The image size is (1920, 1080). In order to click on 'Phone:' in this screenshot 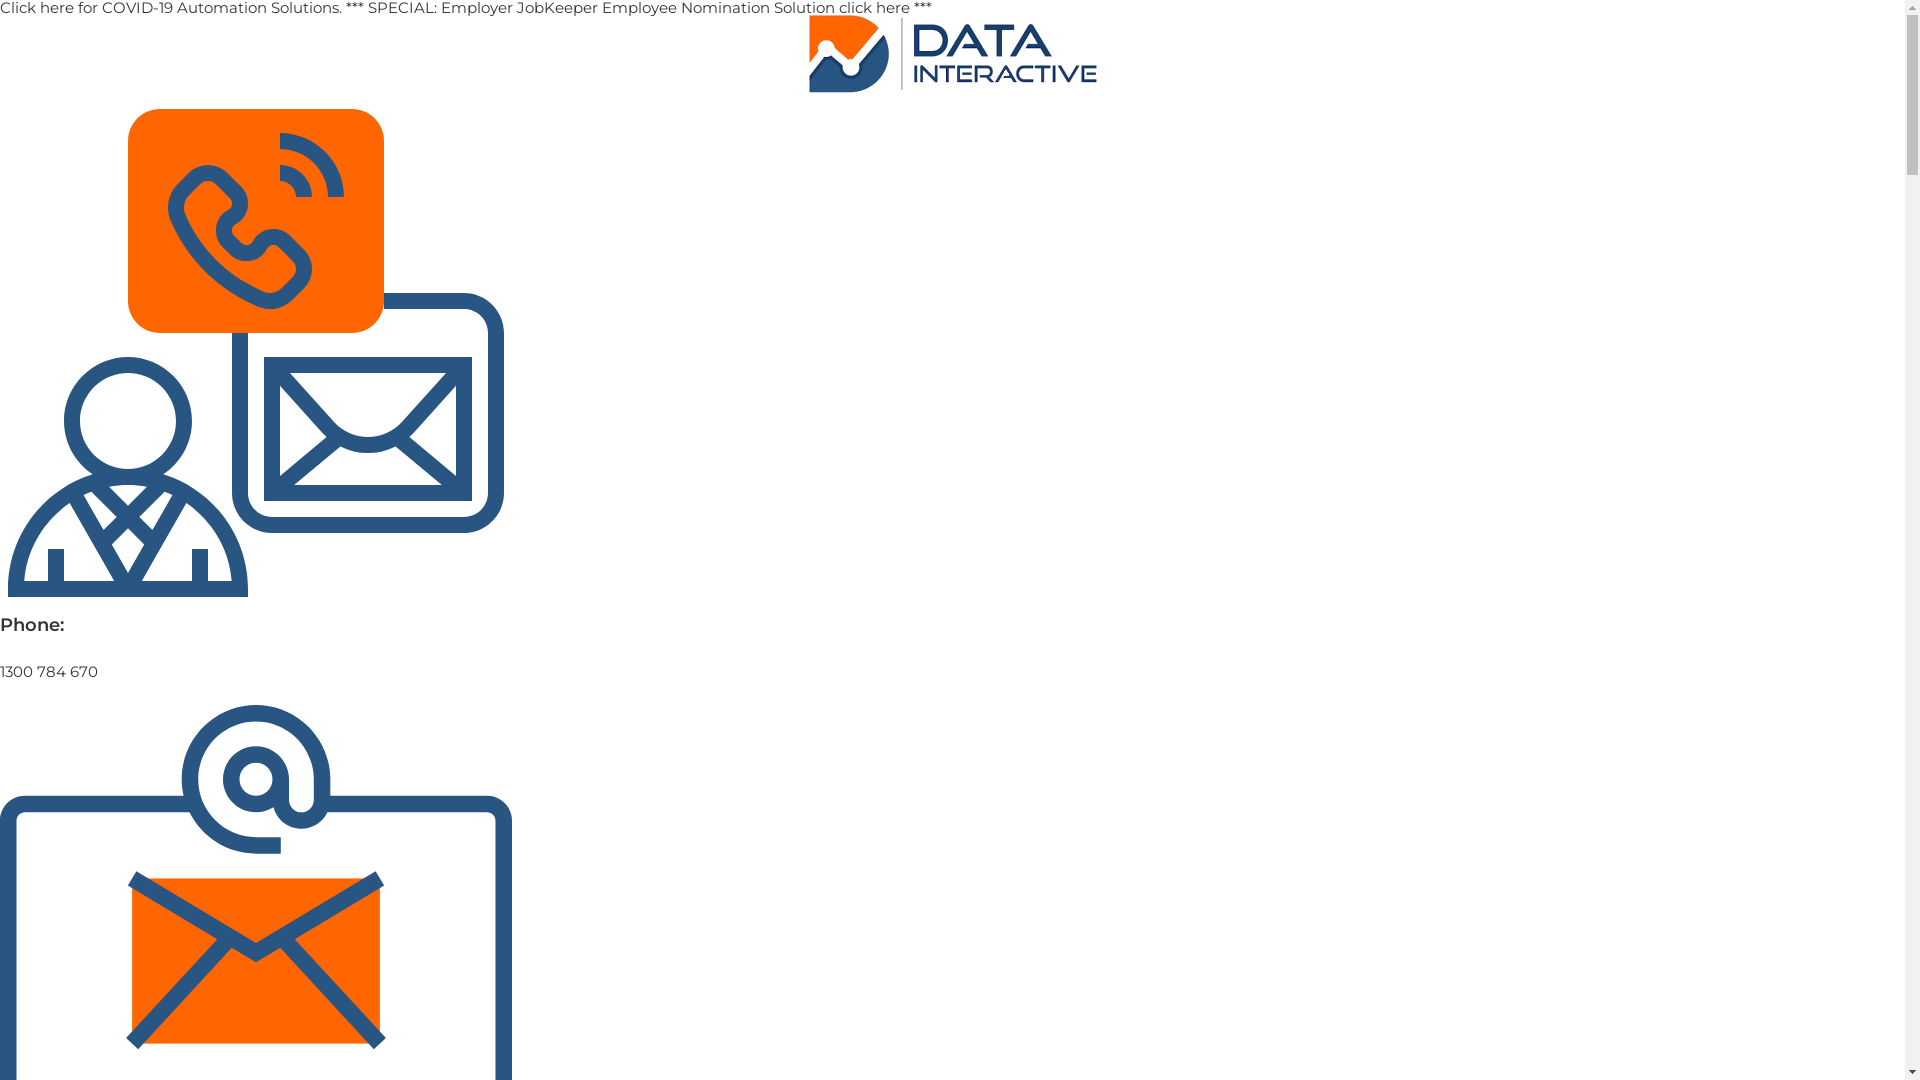, I will do `click(32, 623)`.